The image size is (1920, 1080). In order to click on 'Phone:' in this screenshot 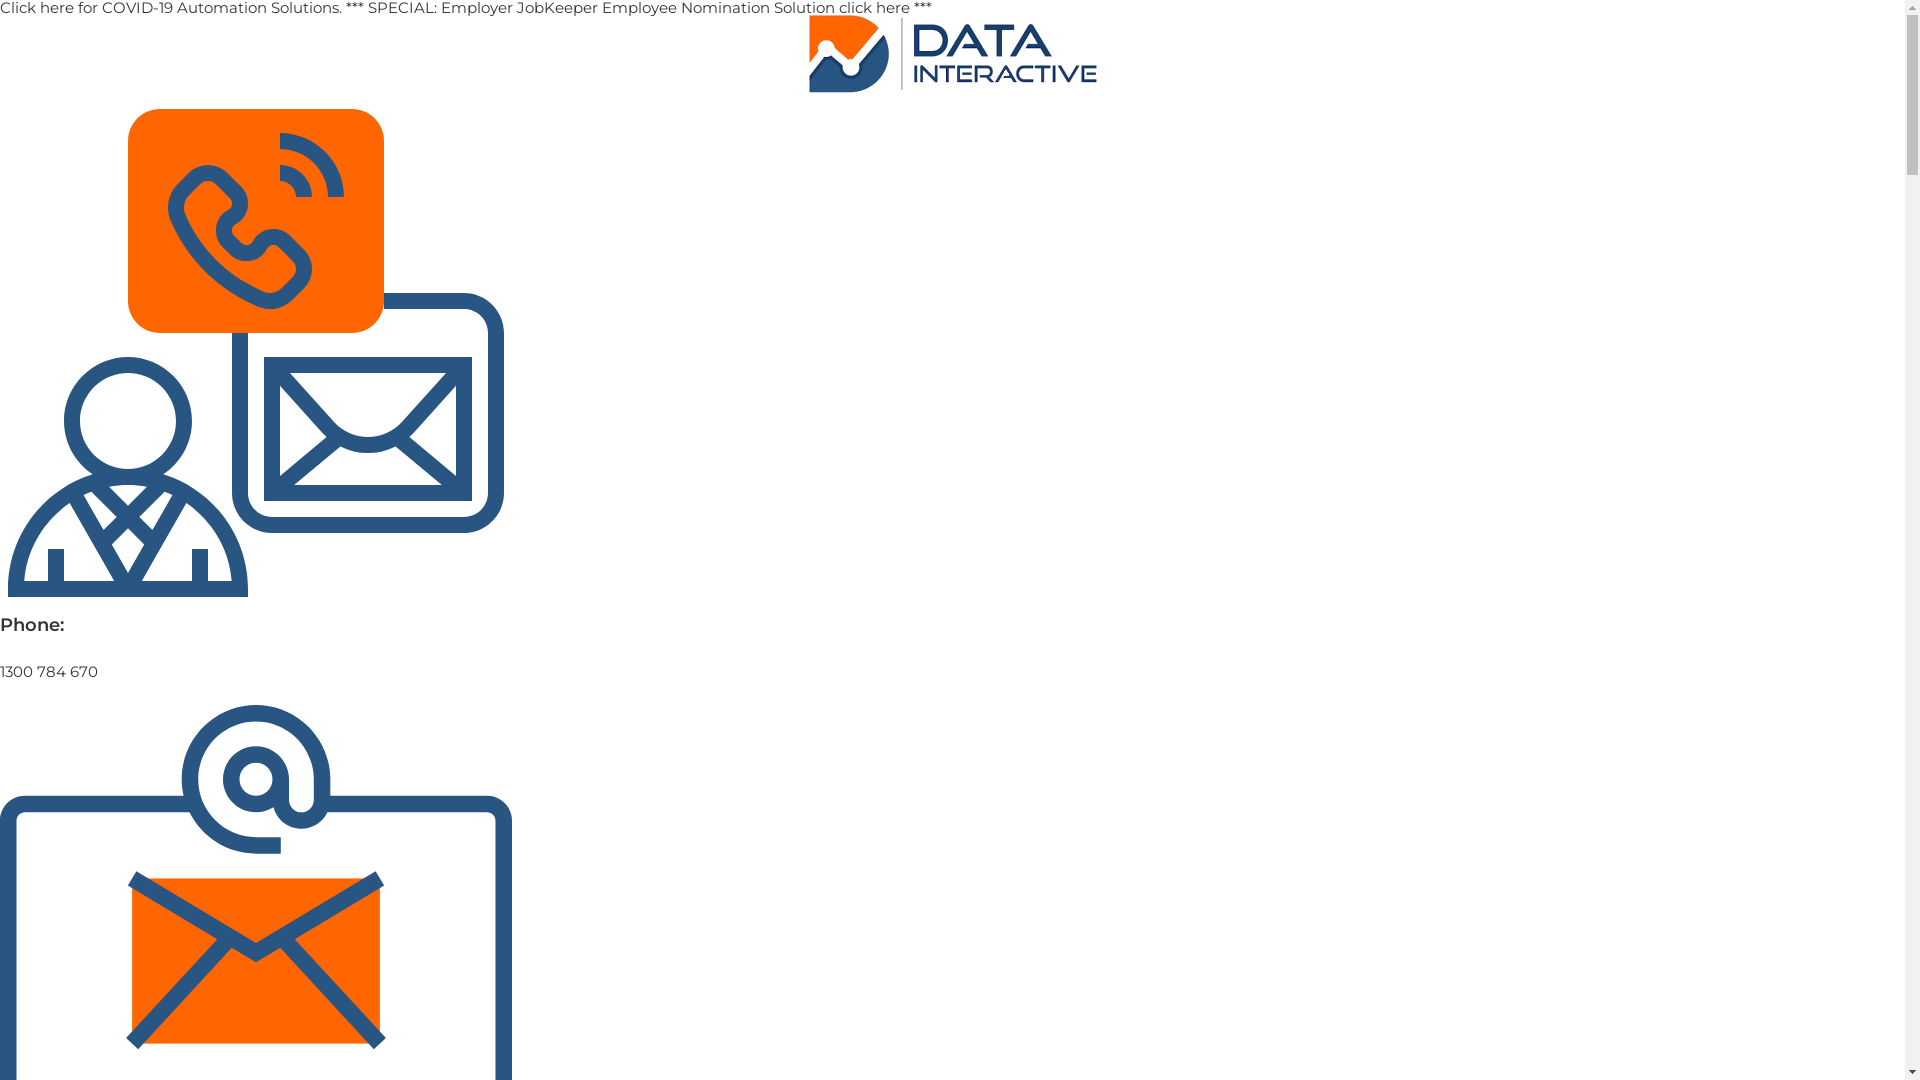, I will do `click(32, 623)`.